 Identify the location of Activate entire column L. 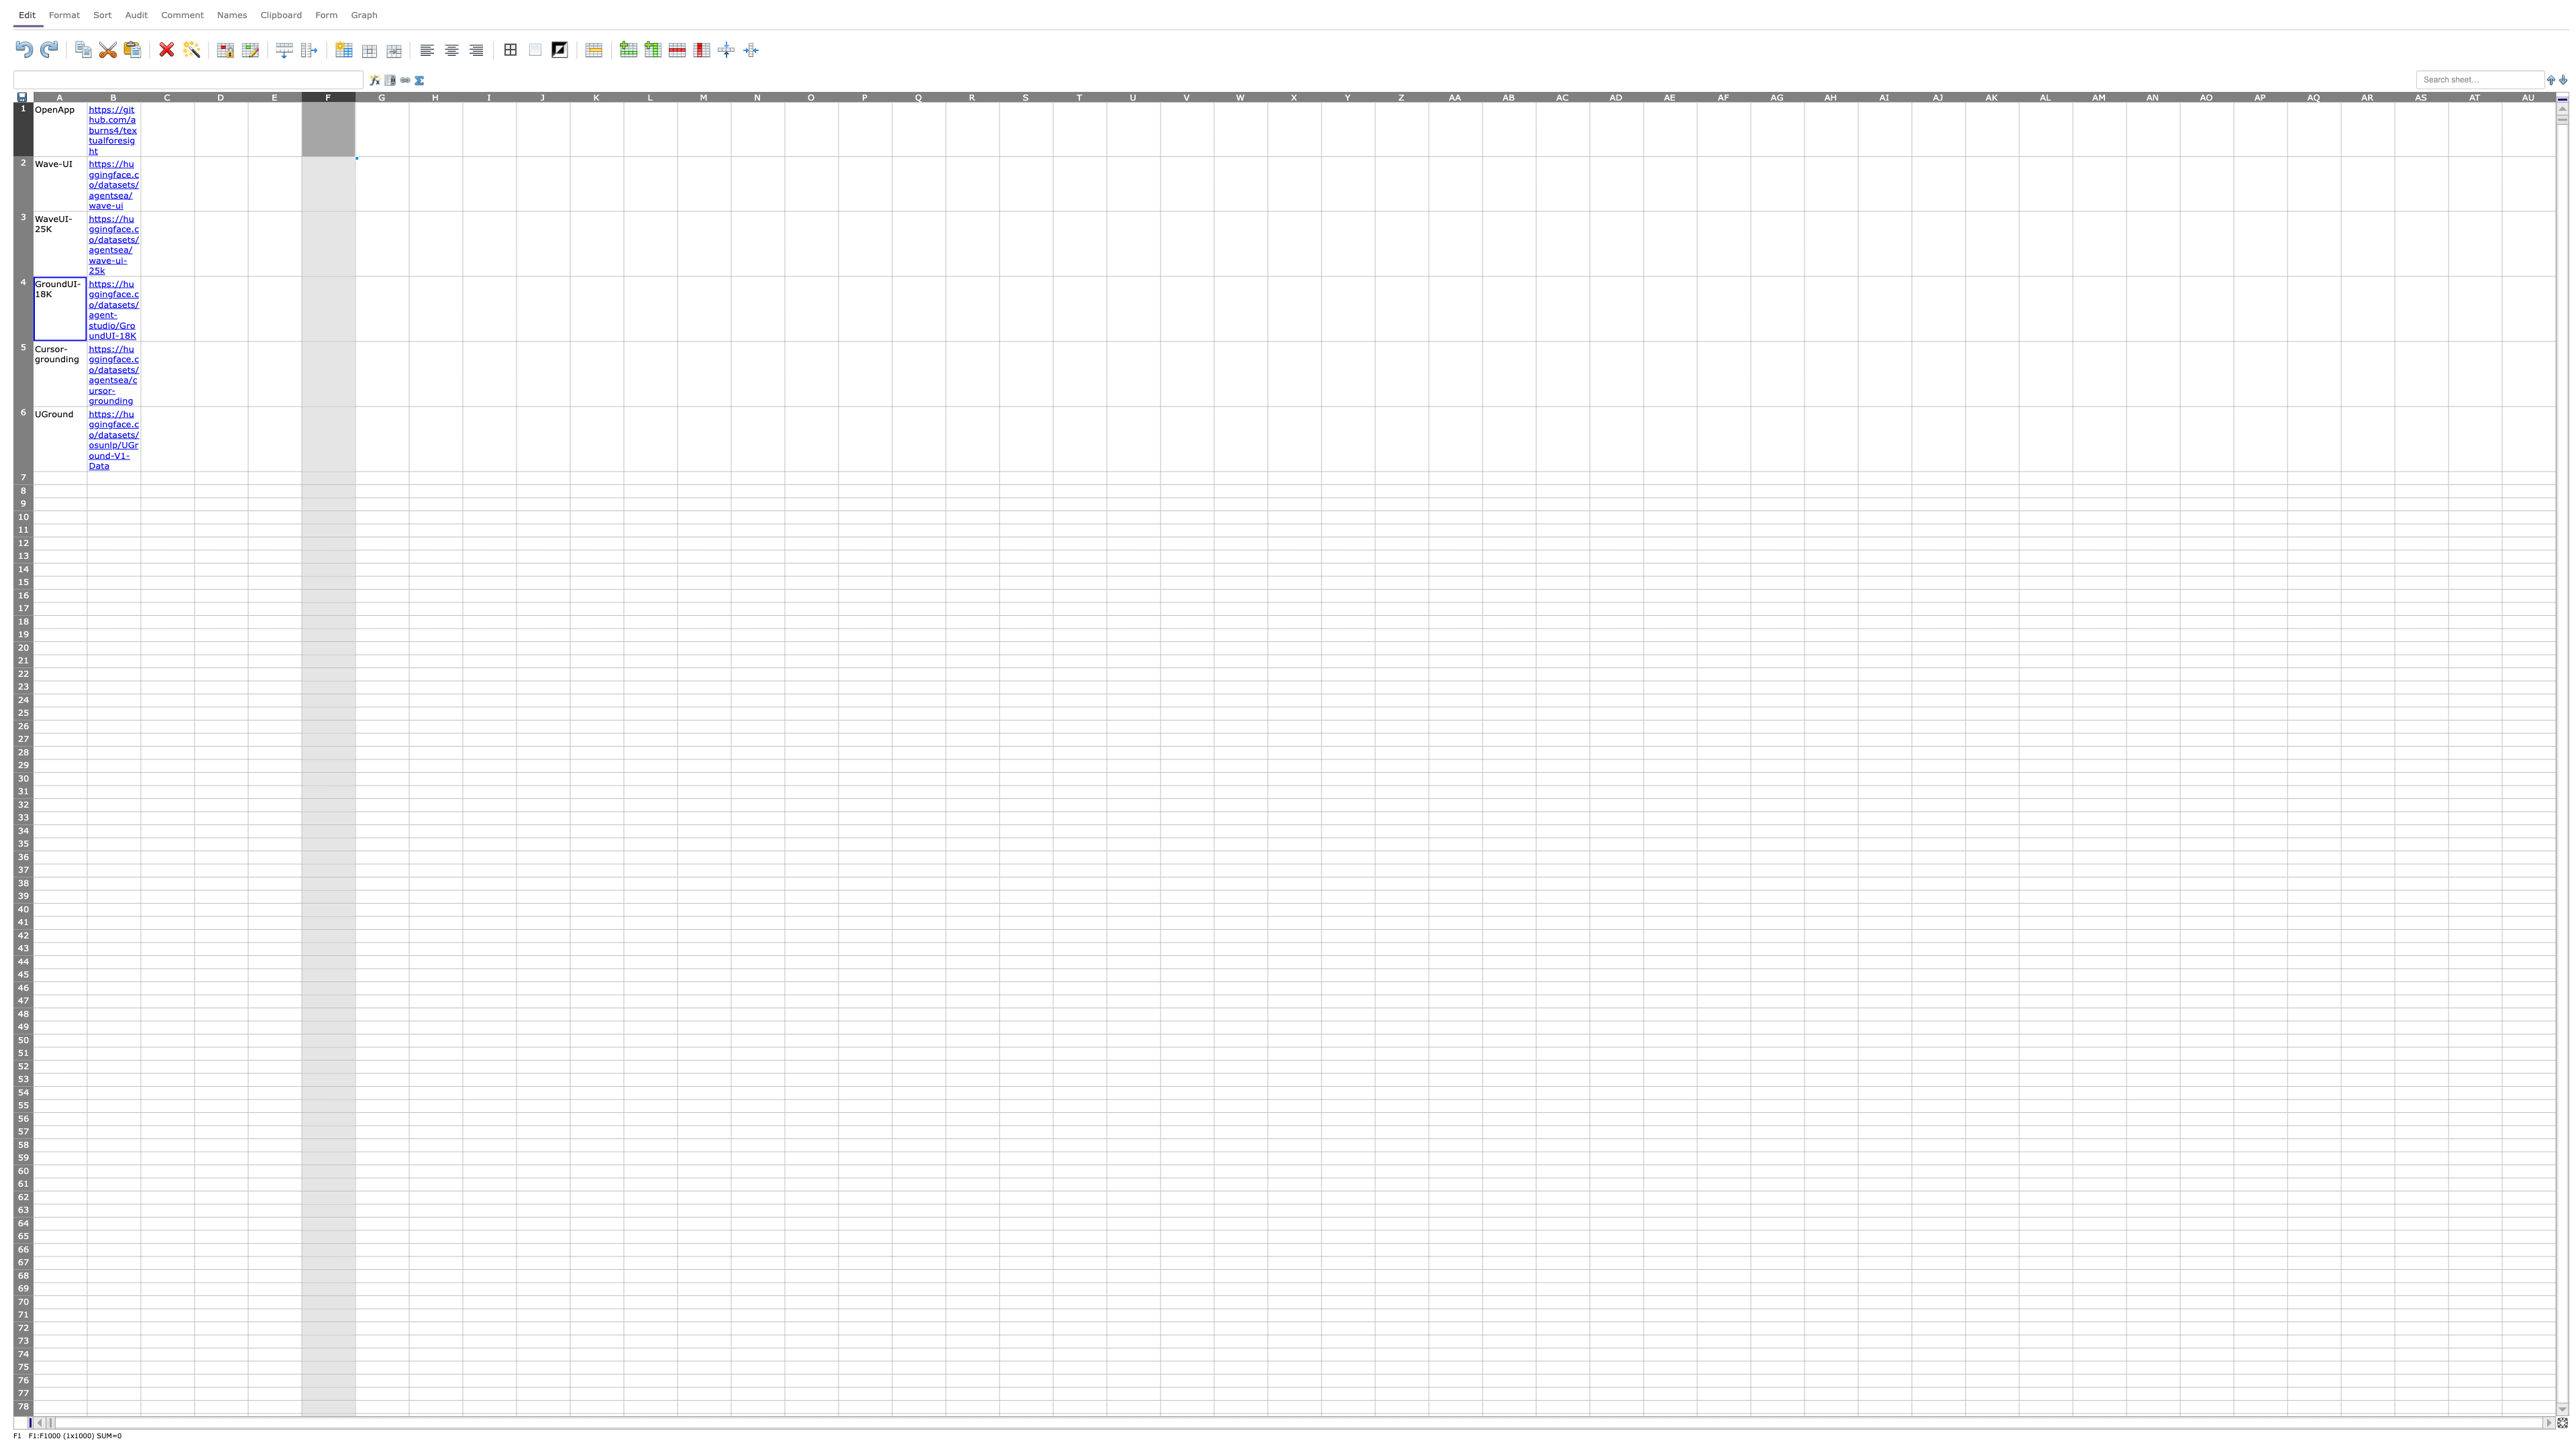
(649, 95).